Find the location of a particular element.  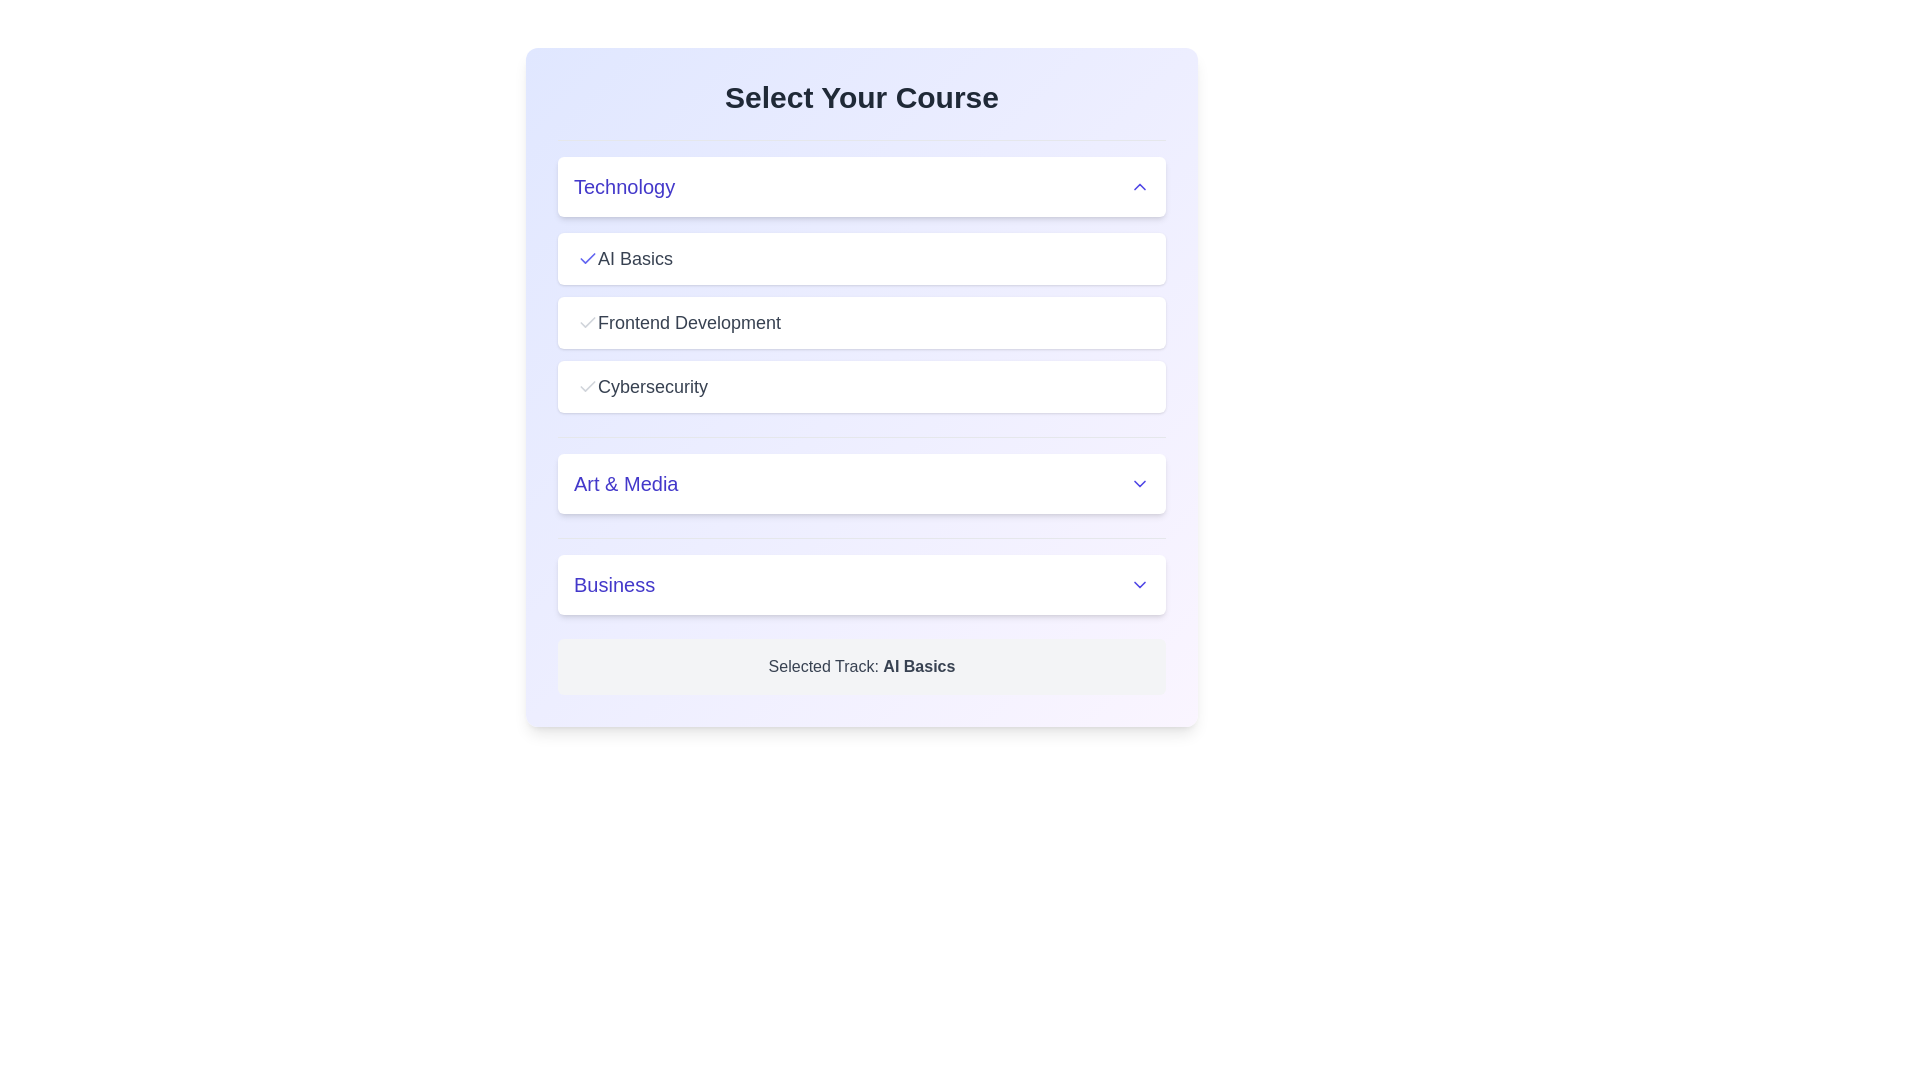

the selectable list item representing the 'Cybersecurity' track in the 'Technology' section is located at coordinates (862, 386).